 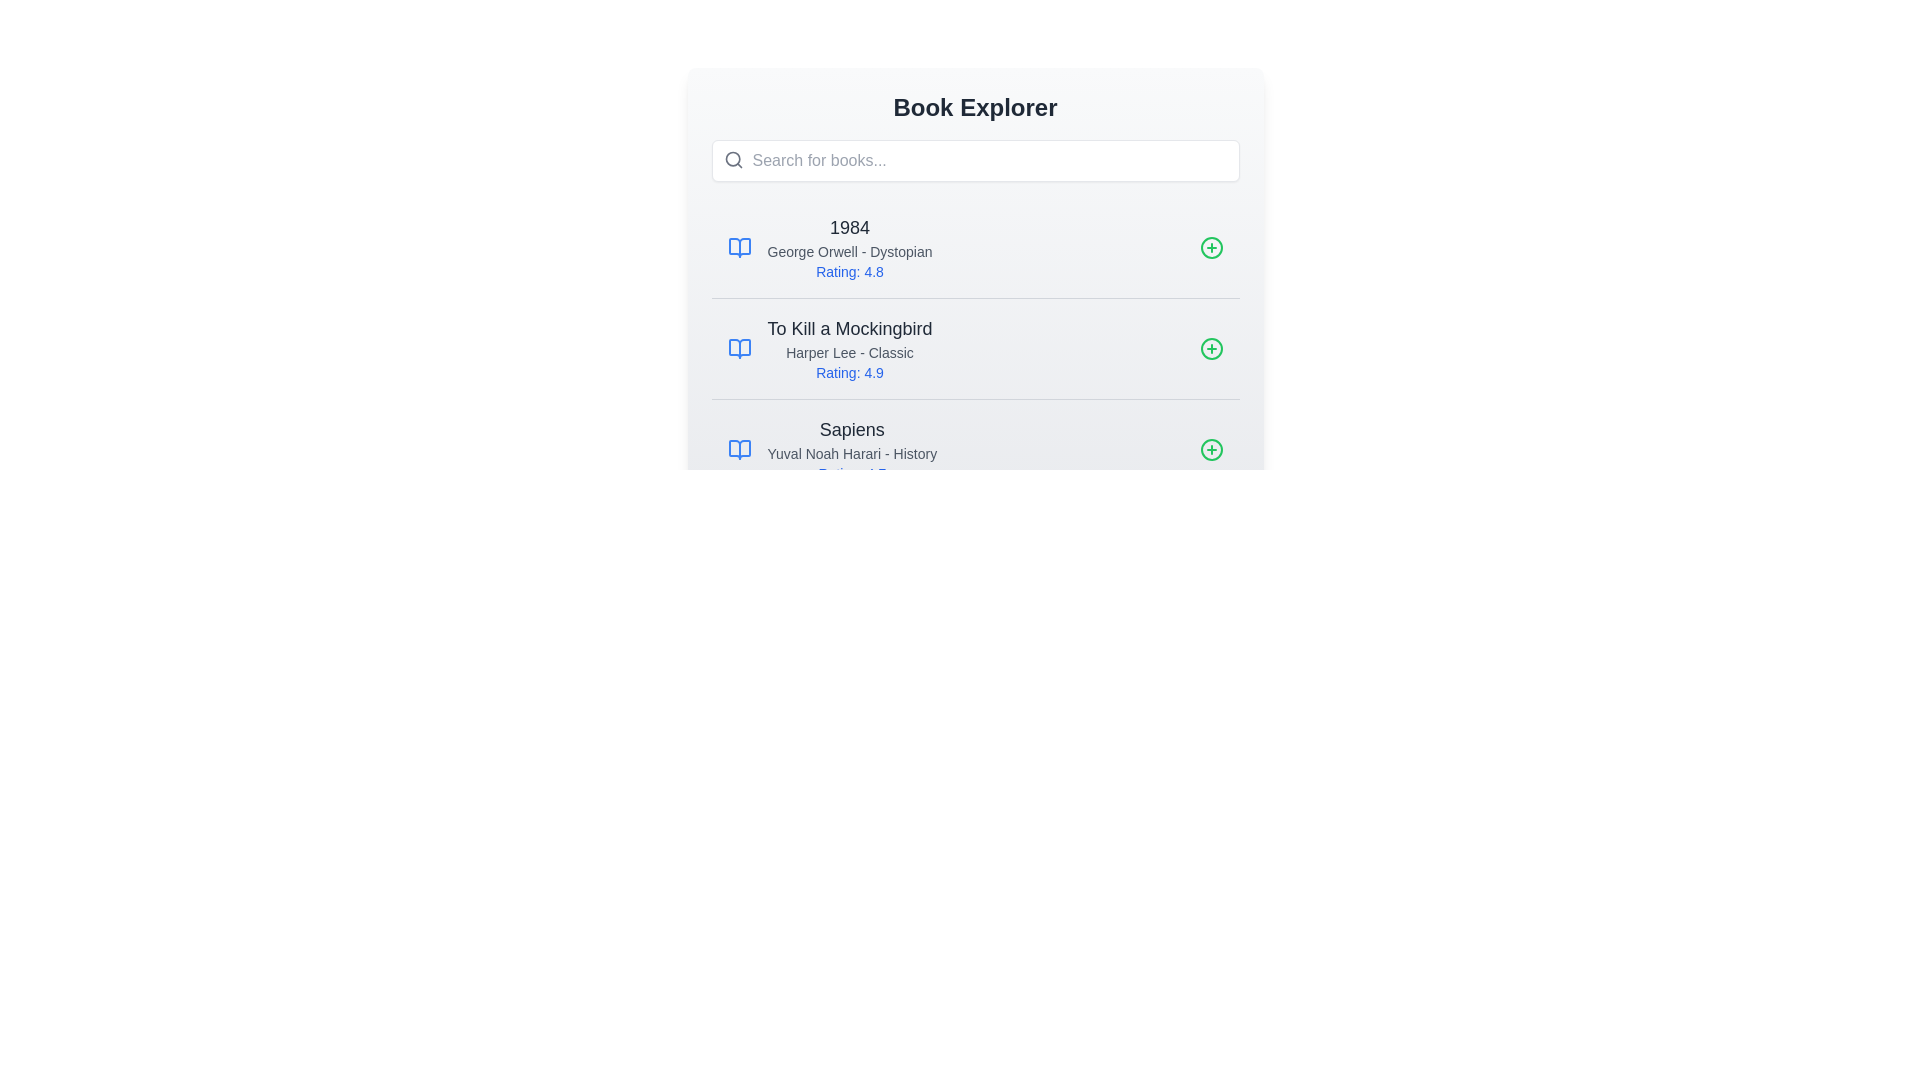 What do you see at coordinates (849, 347) in the screenshot?
I see `the Text Display Block displaying the book summary for 'To Kill a Mockingbird' by Harper Lee, which includes a rating of '4.9' in blue` at bounding box center [849, 347].